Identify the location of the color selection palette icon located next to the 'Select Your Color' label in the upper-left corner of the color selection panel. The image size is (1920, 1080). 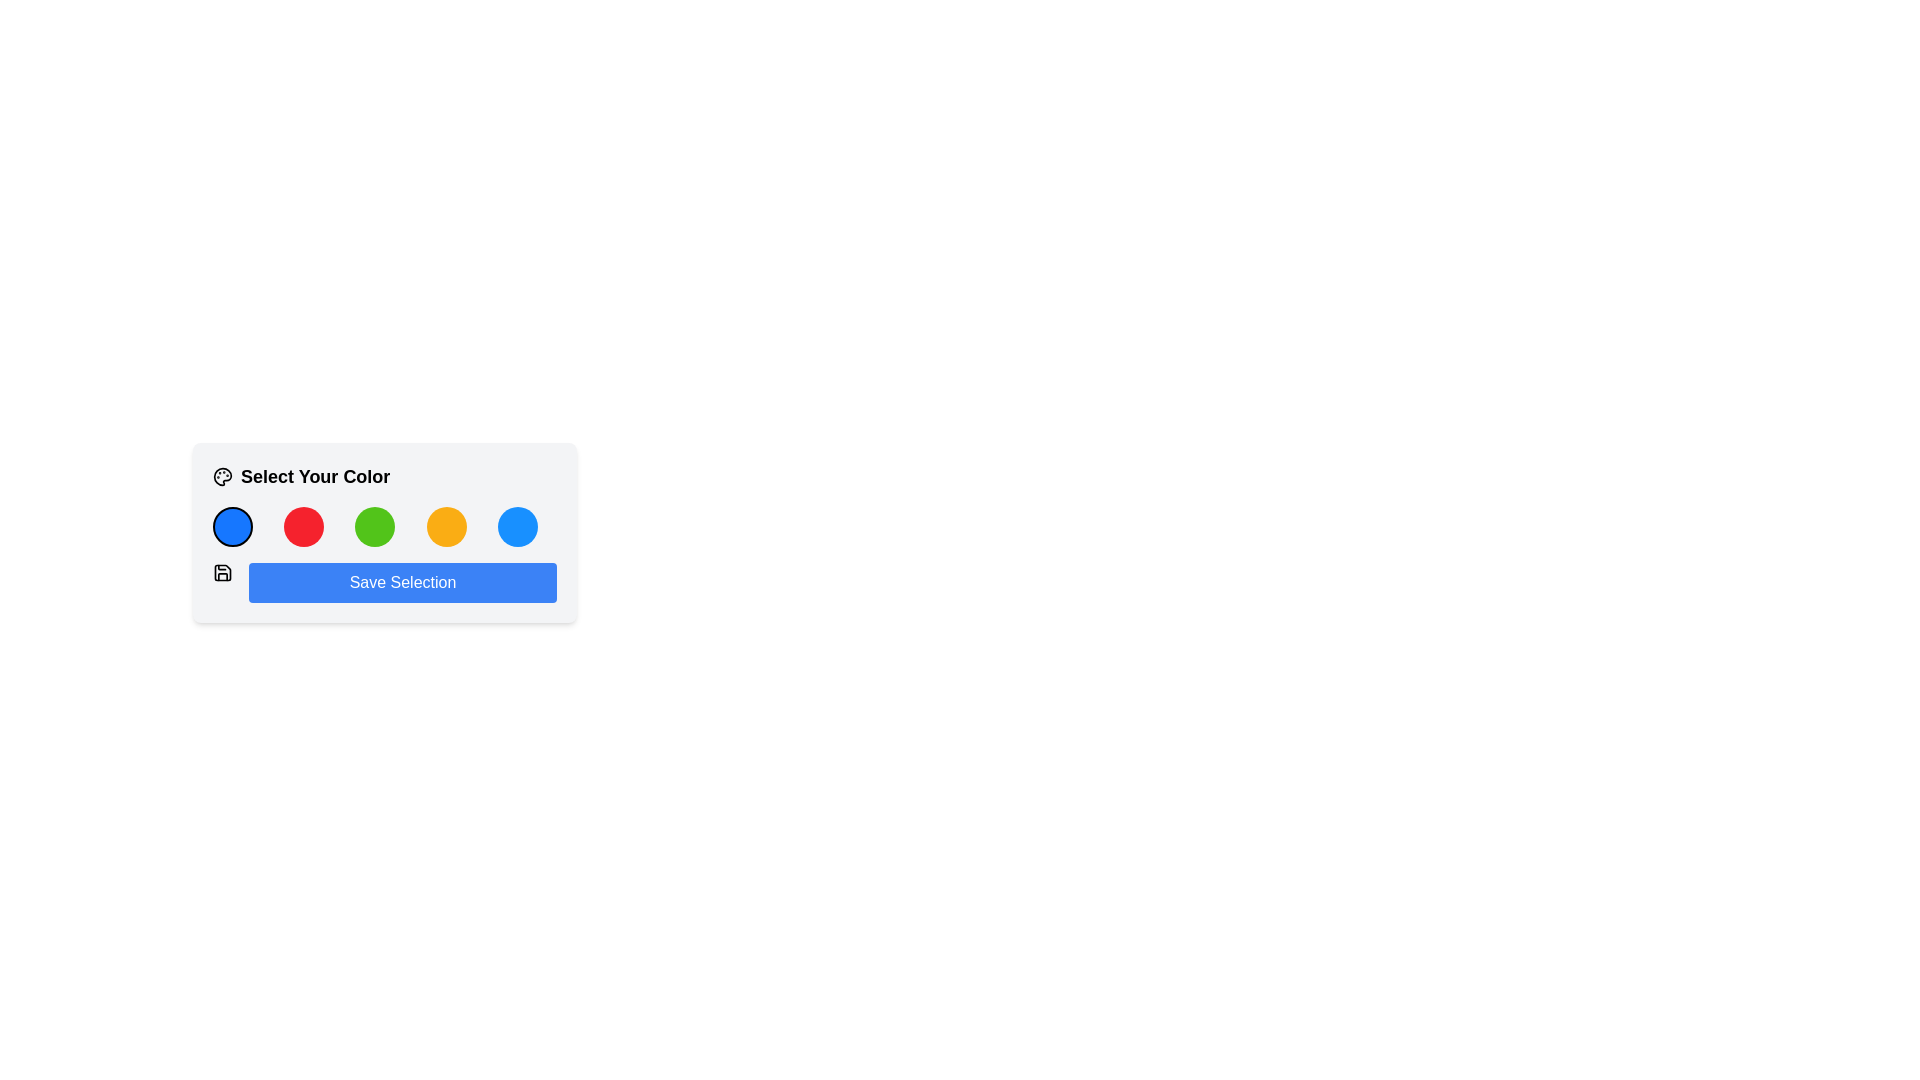
(222, 477).